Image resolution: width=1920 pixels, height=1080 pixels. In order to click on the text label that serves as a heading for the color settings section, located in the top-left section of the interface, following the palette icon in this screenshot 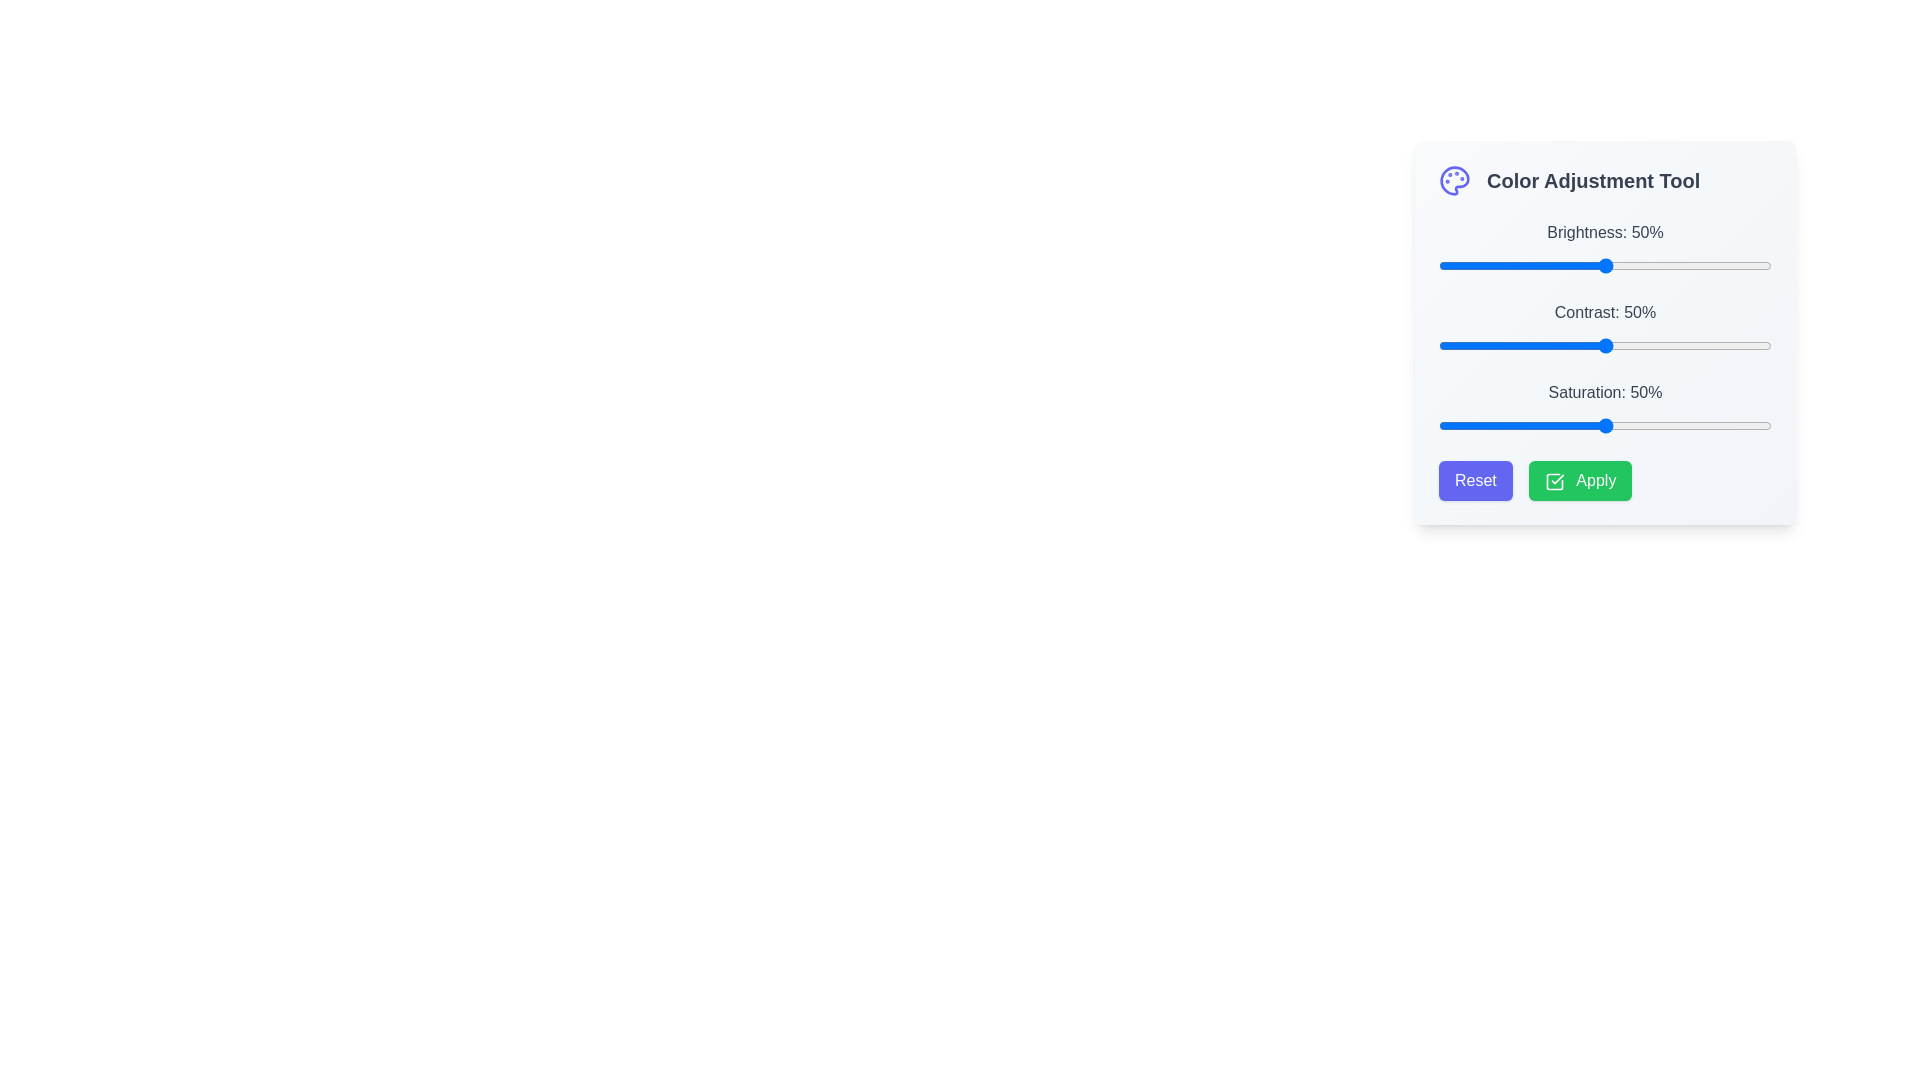, I will do `click(1592, 181)`.